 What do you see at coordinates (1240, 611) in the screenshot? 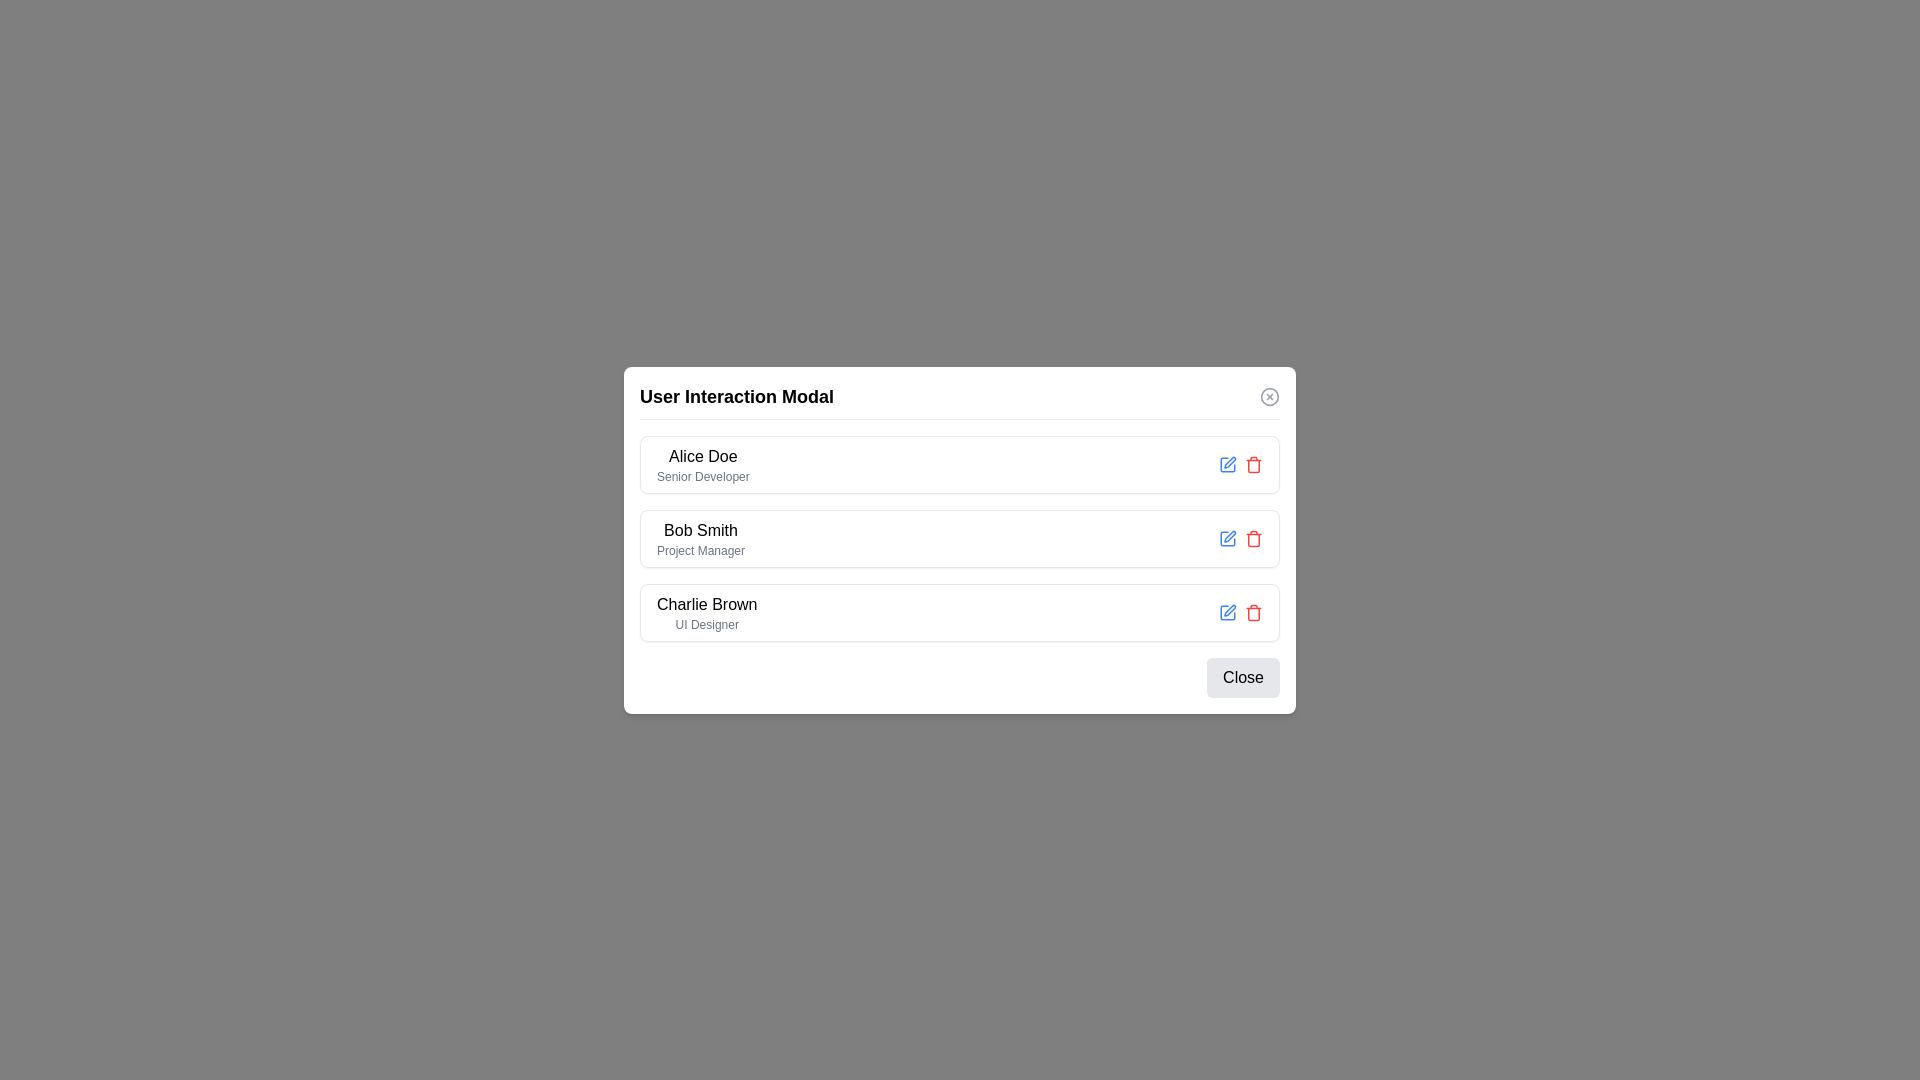
I see `the blue icon in the interactive icons group located on the right side of the third row in the modal dialog that lists team members, specifically for editing the details of 'Charlie Brown', the UI Designer` at bounding box center [1240, 611].